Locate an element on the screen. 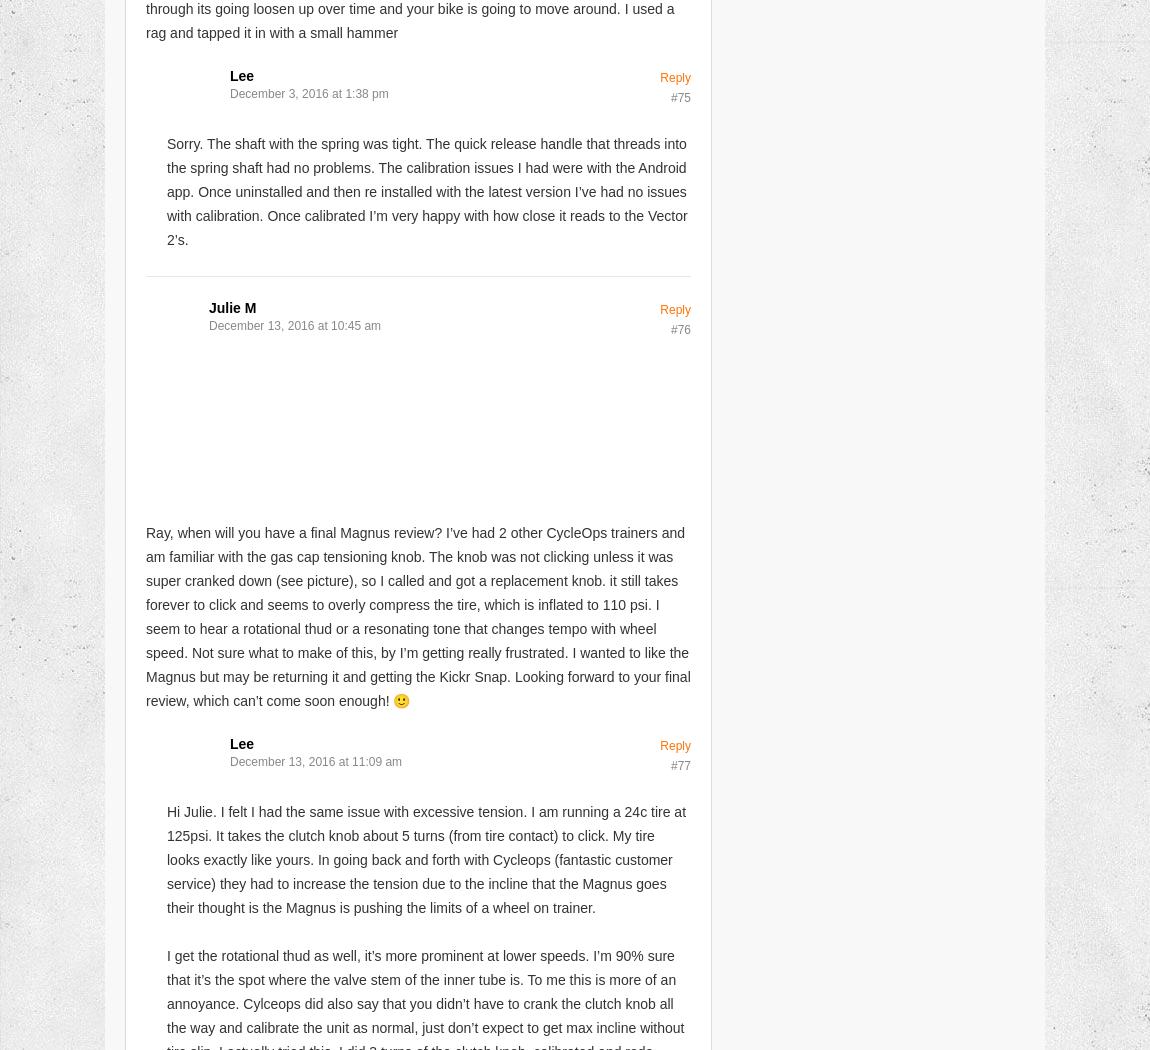 The image size is (1150, 1050). 'Sorry. The shaft with the spring was tight.  The quick release handle that threads into the spring shaft had no problems.  The calibration issues I had were with the Android app. Once uninstalled and then re installed with the latest version I’ve had no issues with calibration. Once calibrated I’m very happy with how close it reads to the Vector 2’s.' is located at coordinates (426, 189).